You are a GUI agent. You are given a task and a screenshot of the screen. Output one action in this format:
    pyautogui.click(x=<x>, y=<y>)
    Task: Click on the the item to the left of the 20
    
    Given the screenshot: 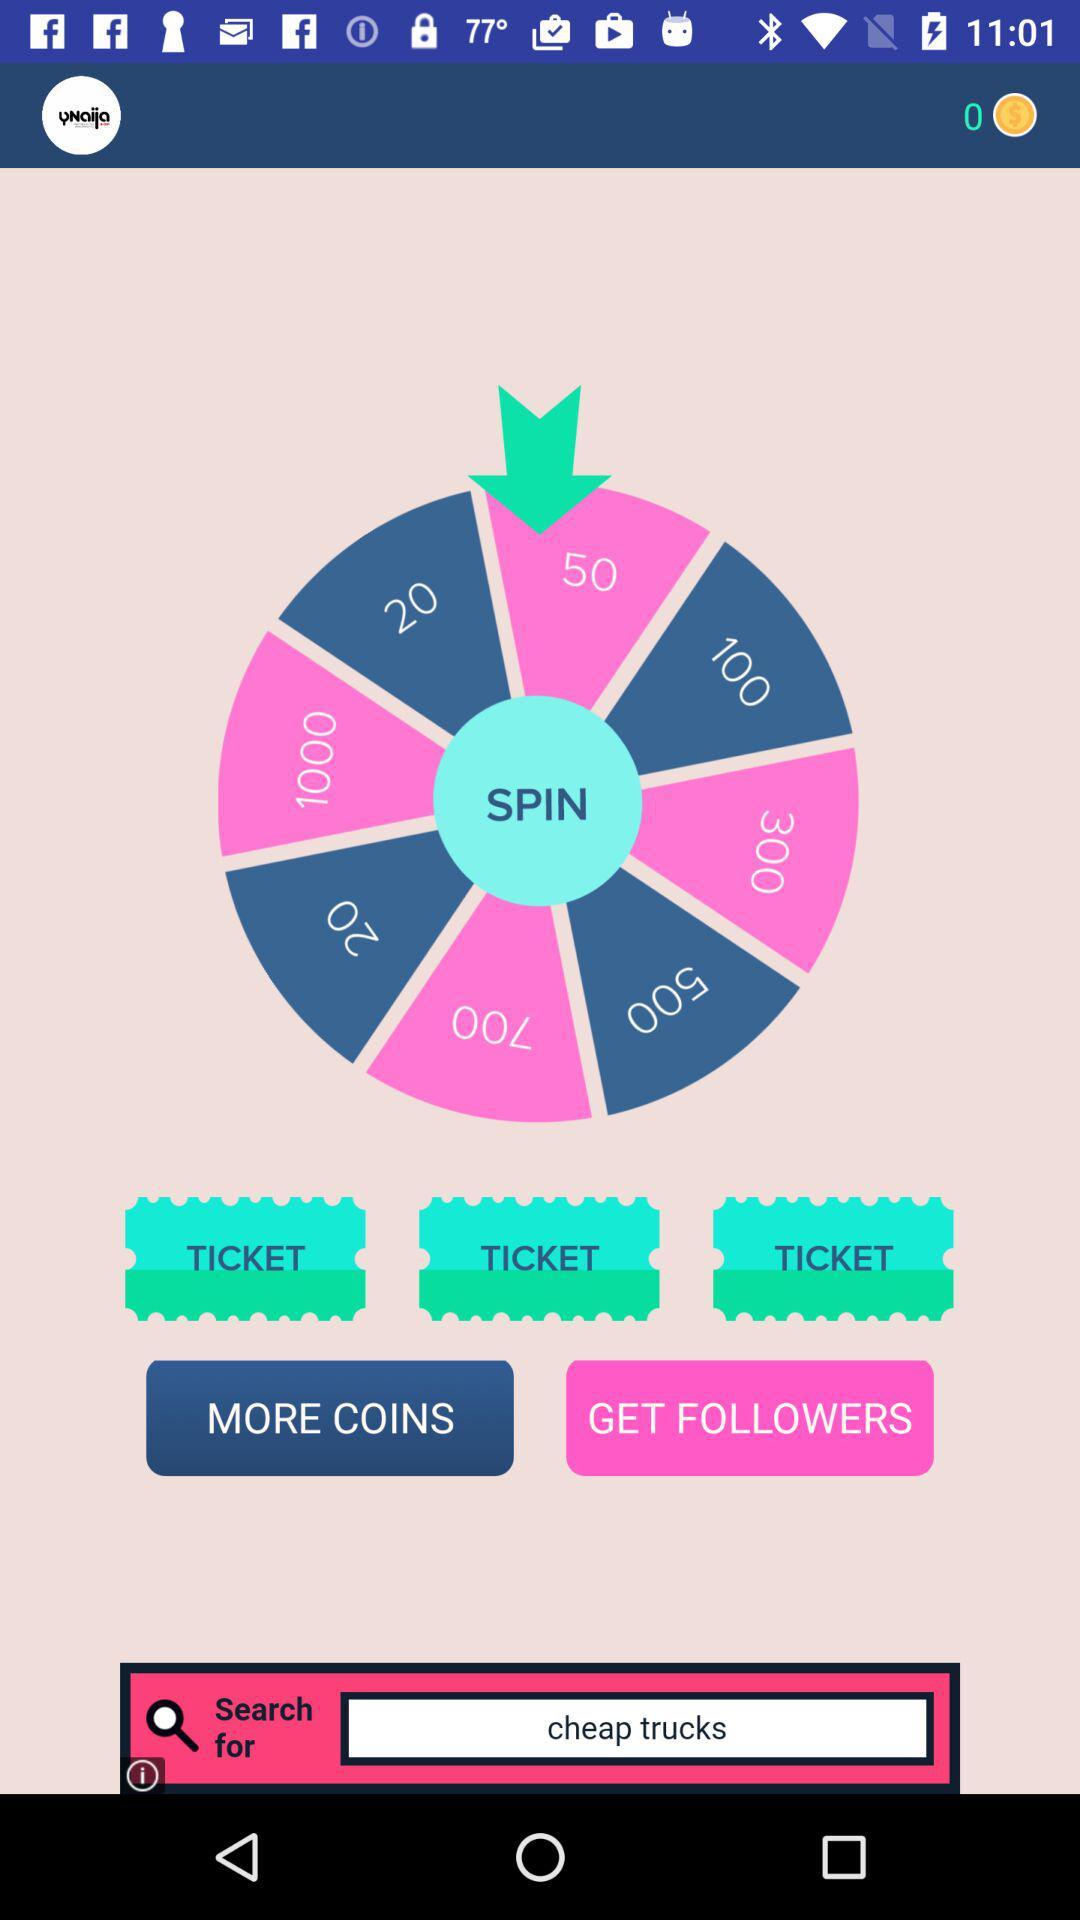 What is the action you would take?
    pyautogui.click(x=120, y=114)
    